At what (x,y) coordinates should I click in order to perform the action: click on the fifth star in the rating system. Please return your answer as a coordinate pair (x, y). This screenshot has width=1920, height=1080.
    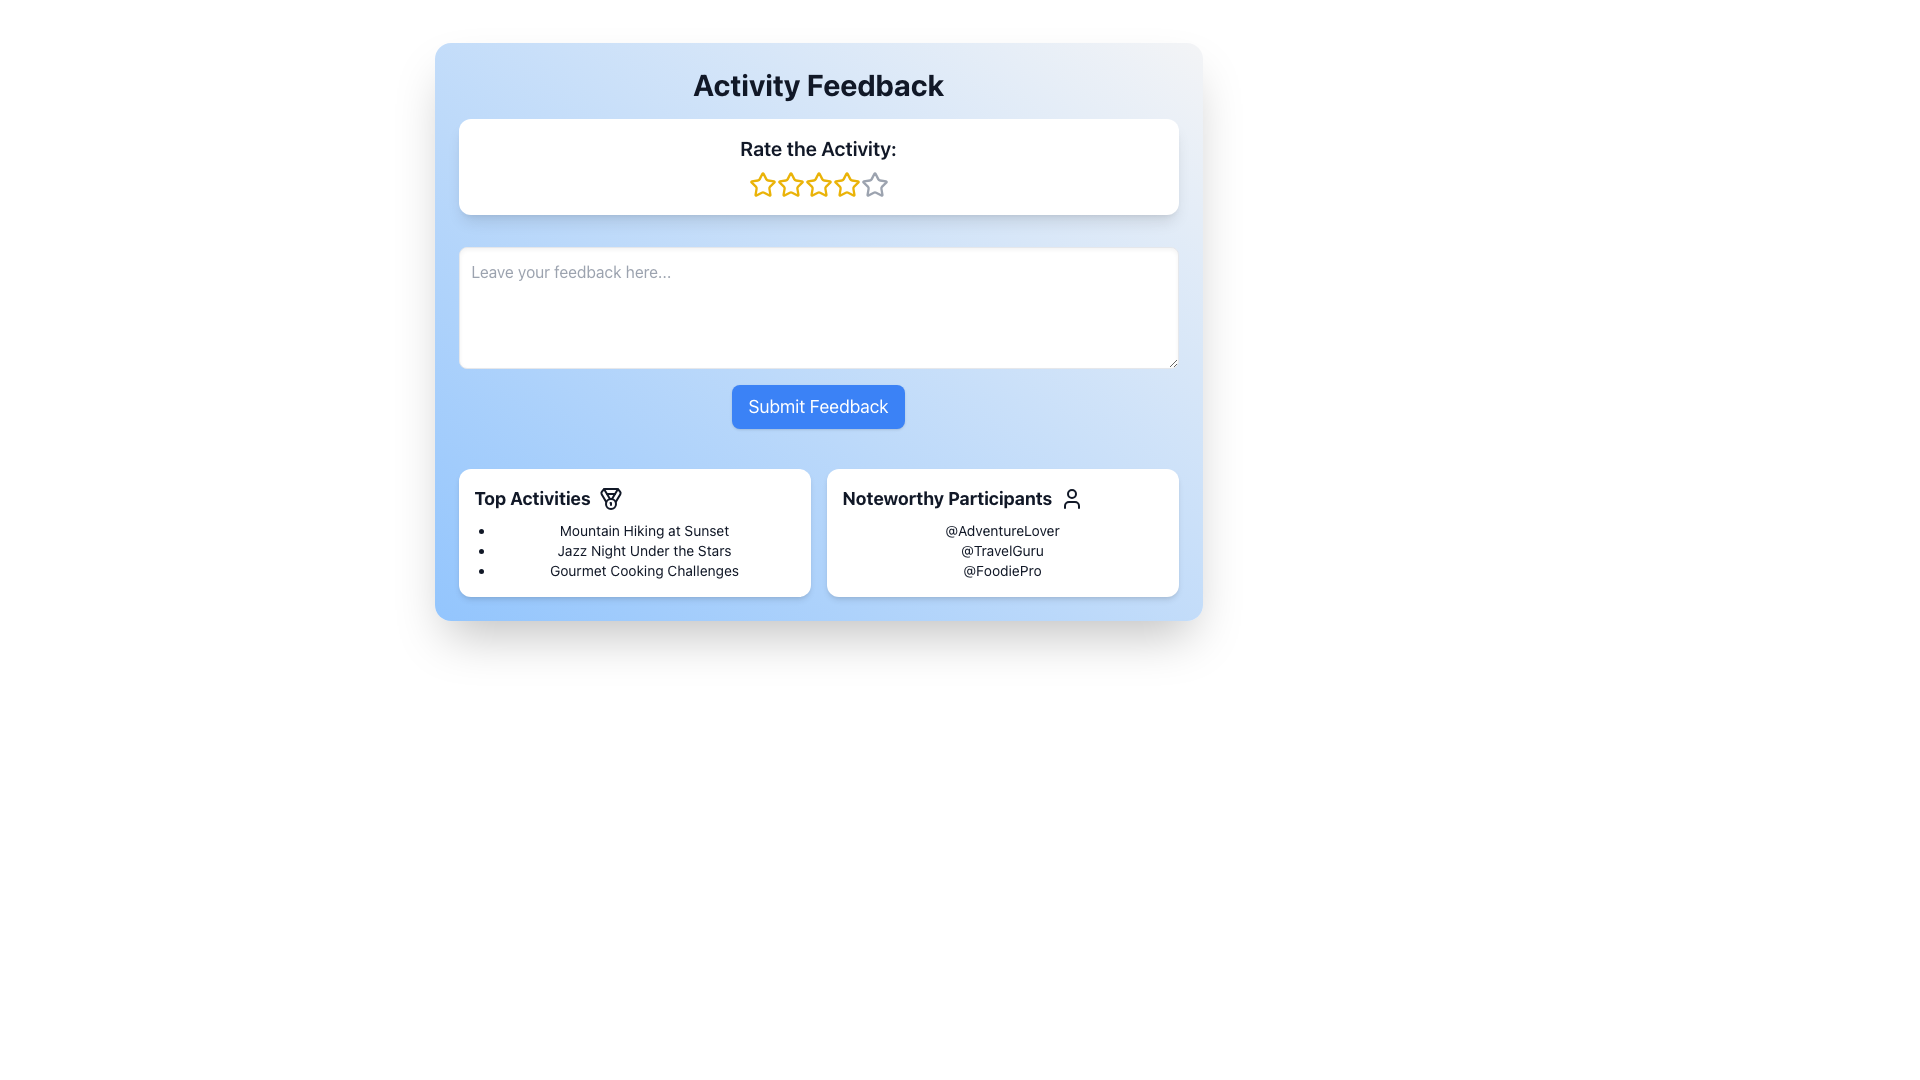
    Looking at the image, I should click on (846, 185).